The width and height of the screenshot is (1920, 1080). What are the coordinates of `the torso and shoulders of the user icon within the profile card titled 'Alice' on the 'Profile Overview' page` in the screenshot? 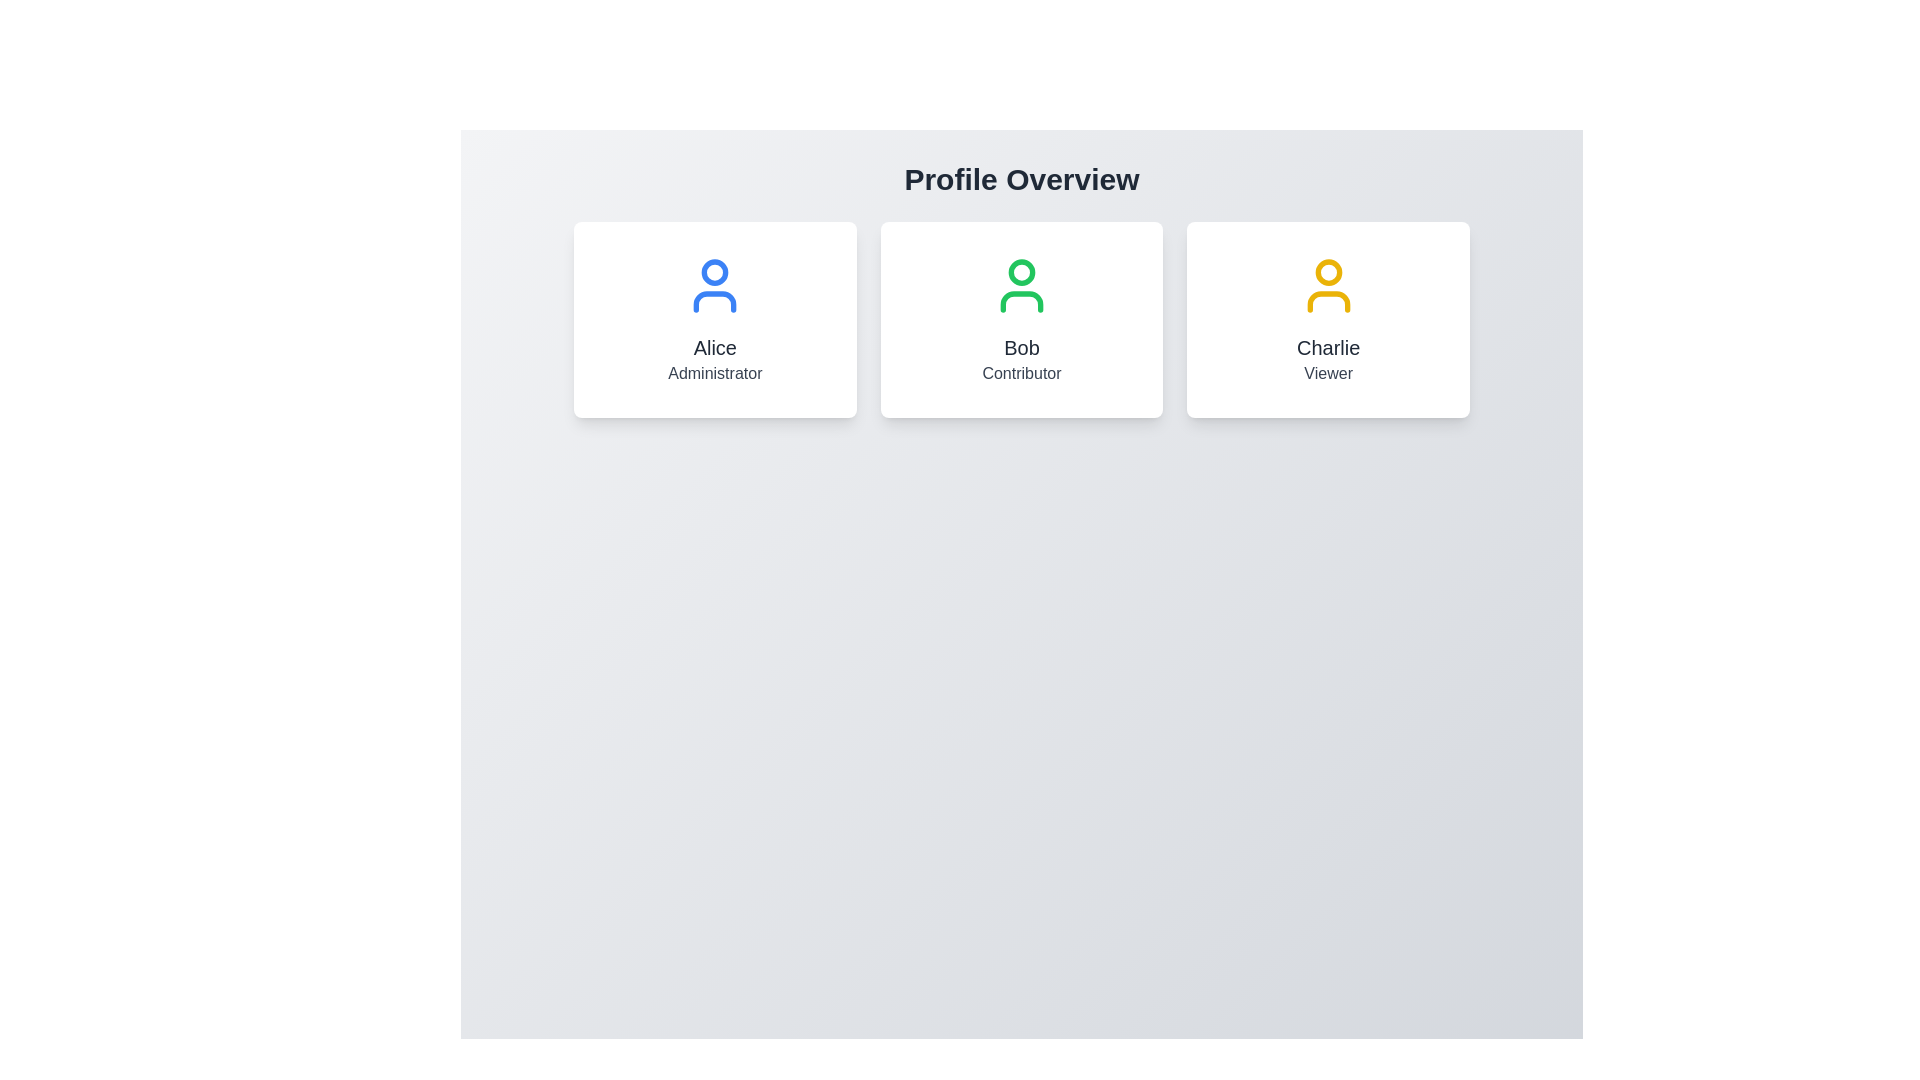 It's located at (715, 301).